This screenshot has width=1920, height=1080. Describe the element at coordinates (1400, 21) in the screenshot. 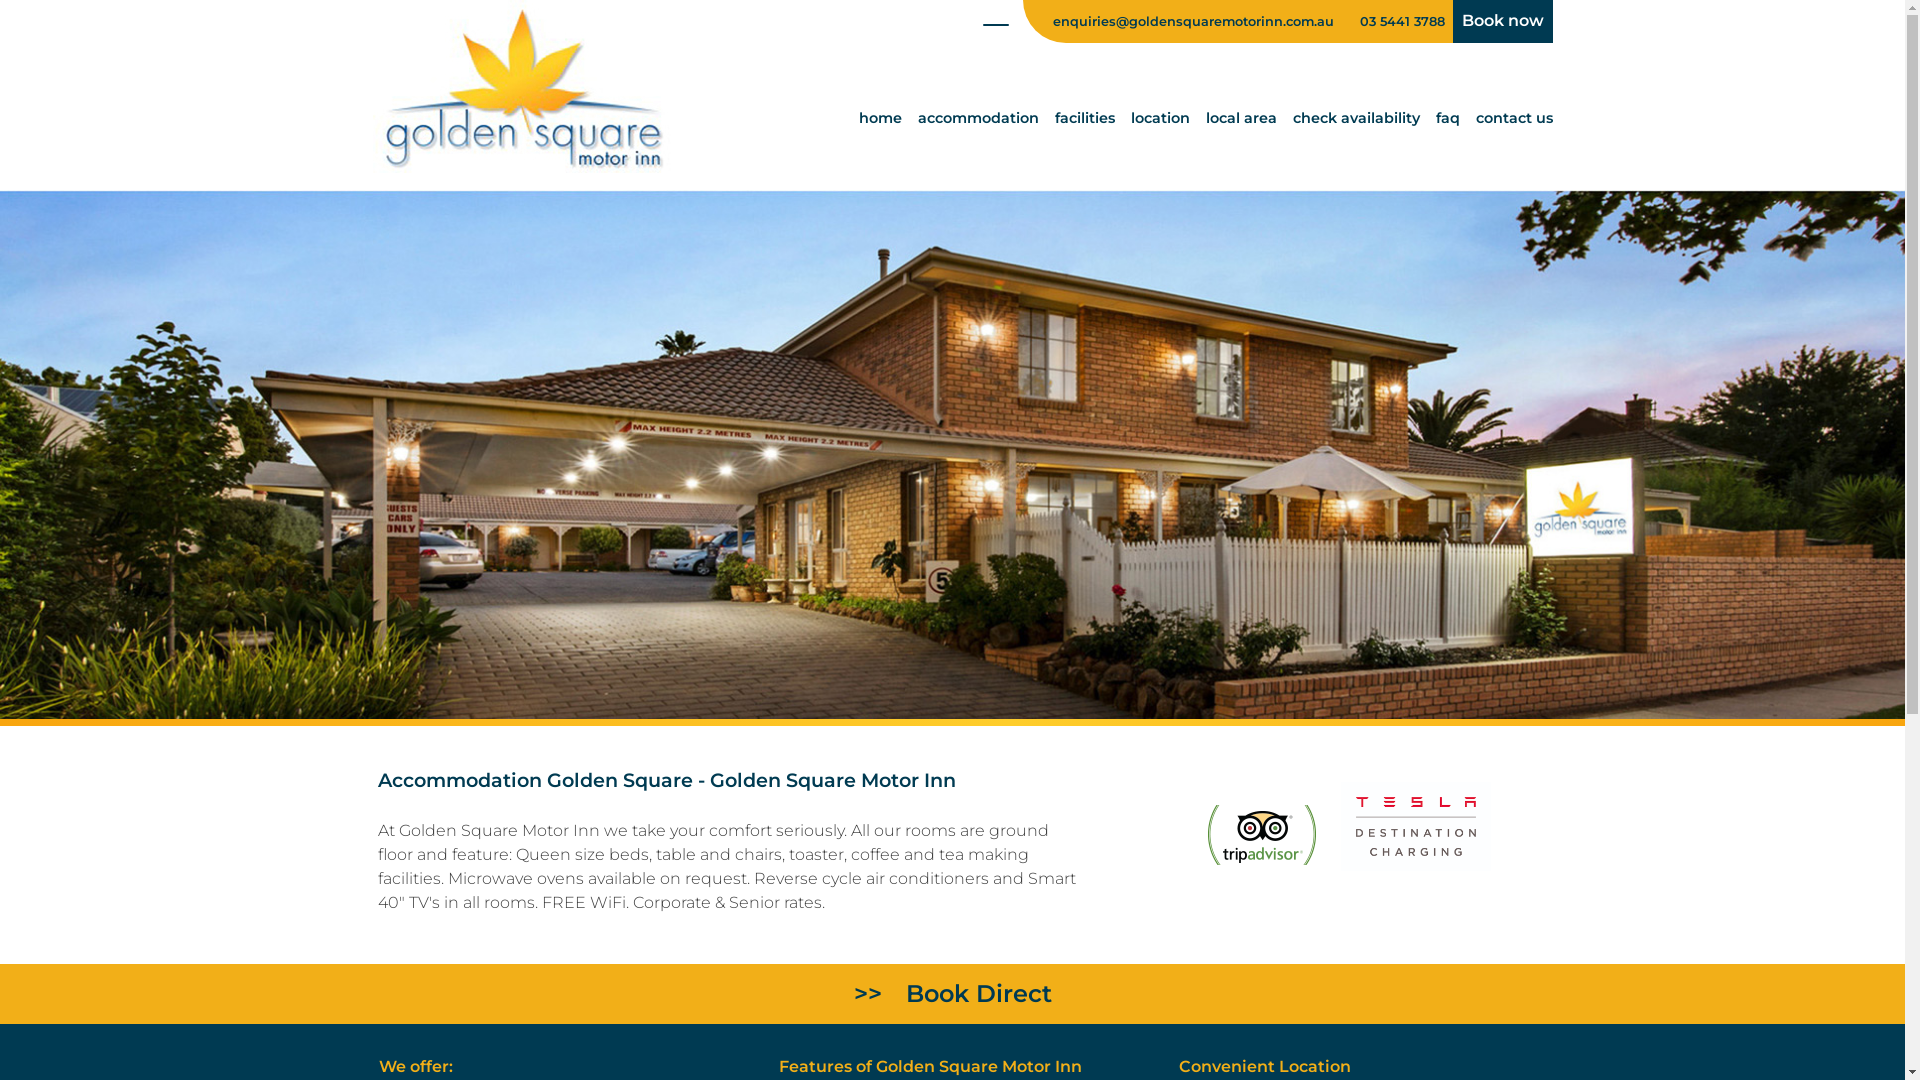

I see `'03 5441 3788'` at that location.